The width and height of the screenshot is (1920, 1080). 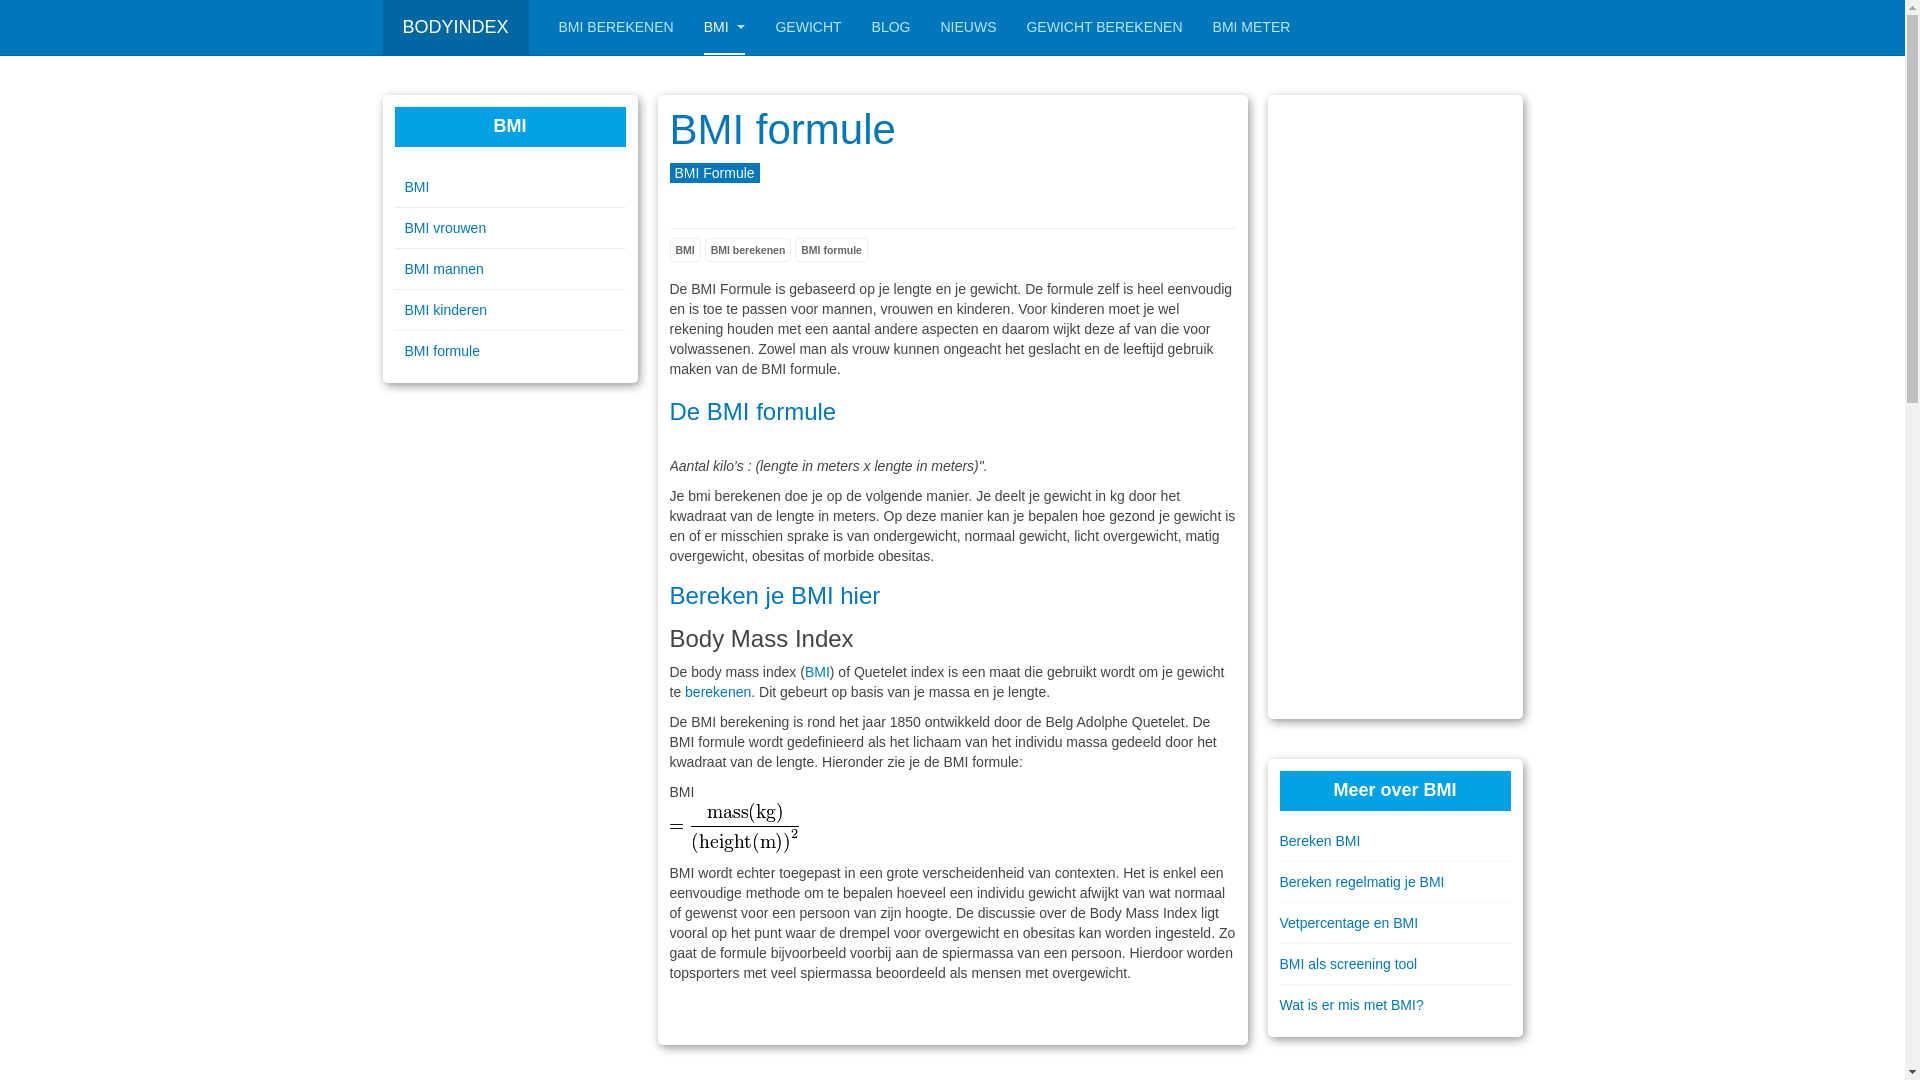 I want to click on 'Bereken regelmatig je BMI', so click(x=1394, y=881).